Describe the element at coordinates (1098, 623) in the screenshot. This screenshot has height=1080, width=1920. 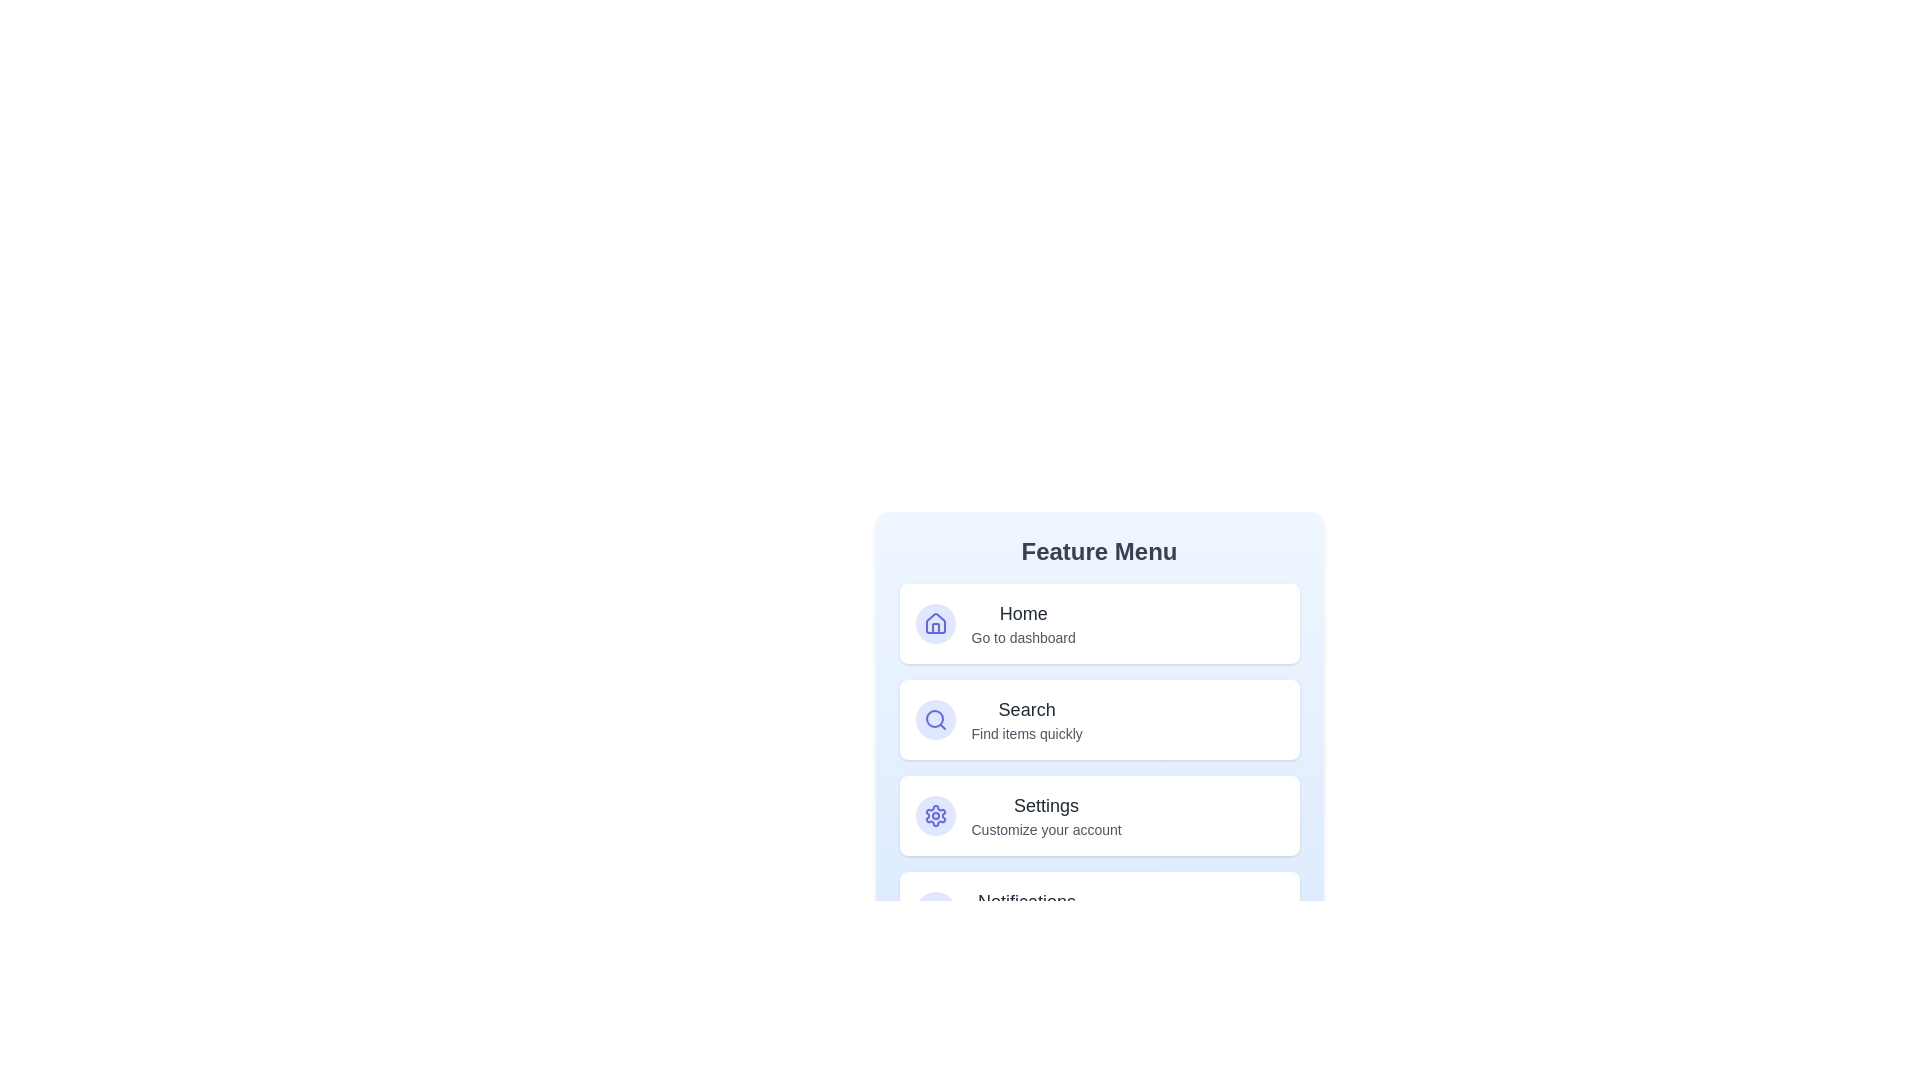
I see `the Home option in the StylishFeatureMenu` at that location.